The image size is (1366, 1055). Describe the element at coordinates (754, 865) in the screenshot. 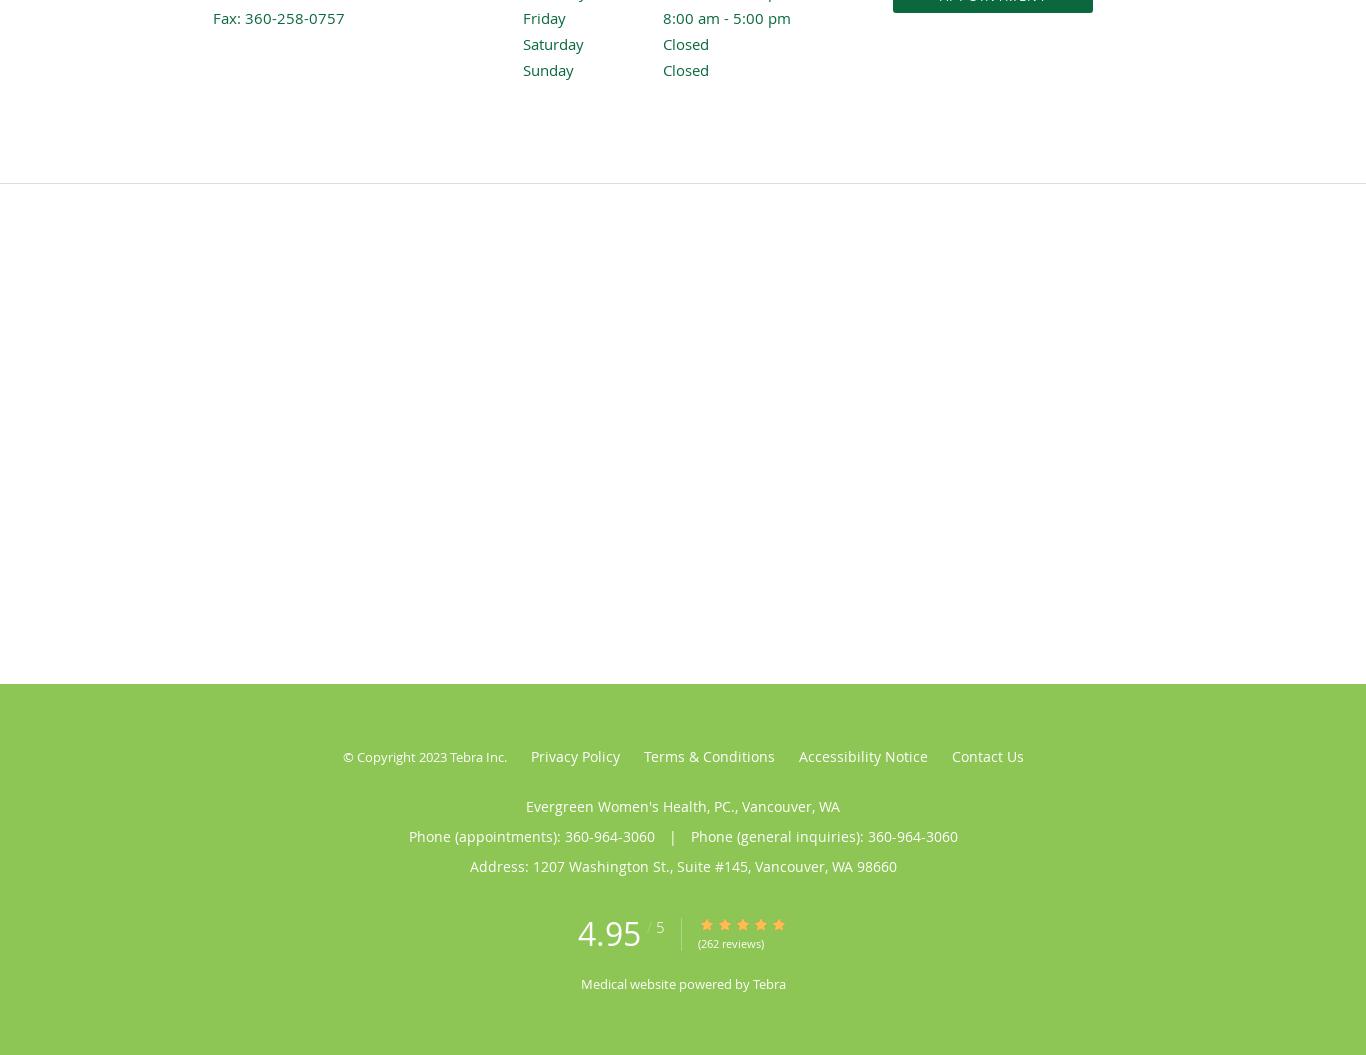

I see `'Vancouver'` at that location.